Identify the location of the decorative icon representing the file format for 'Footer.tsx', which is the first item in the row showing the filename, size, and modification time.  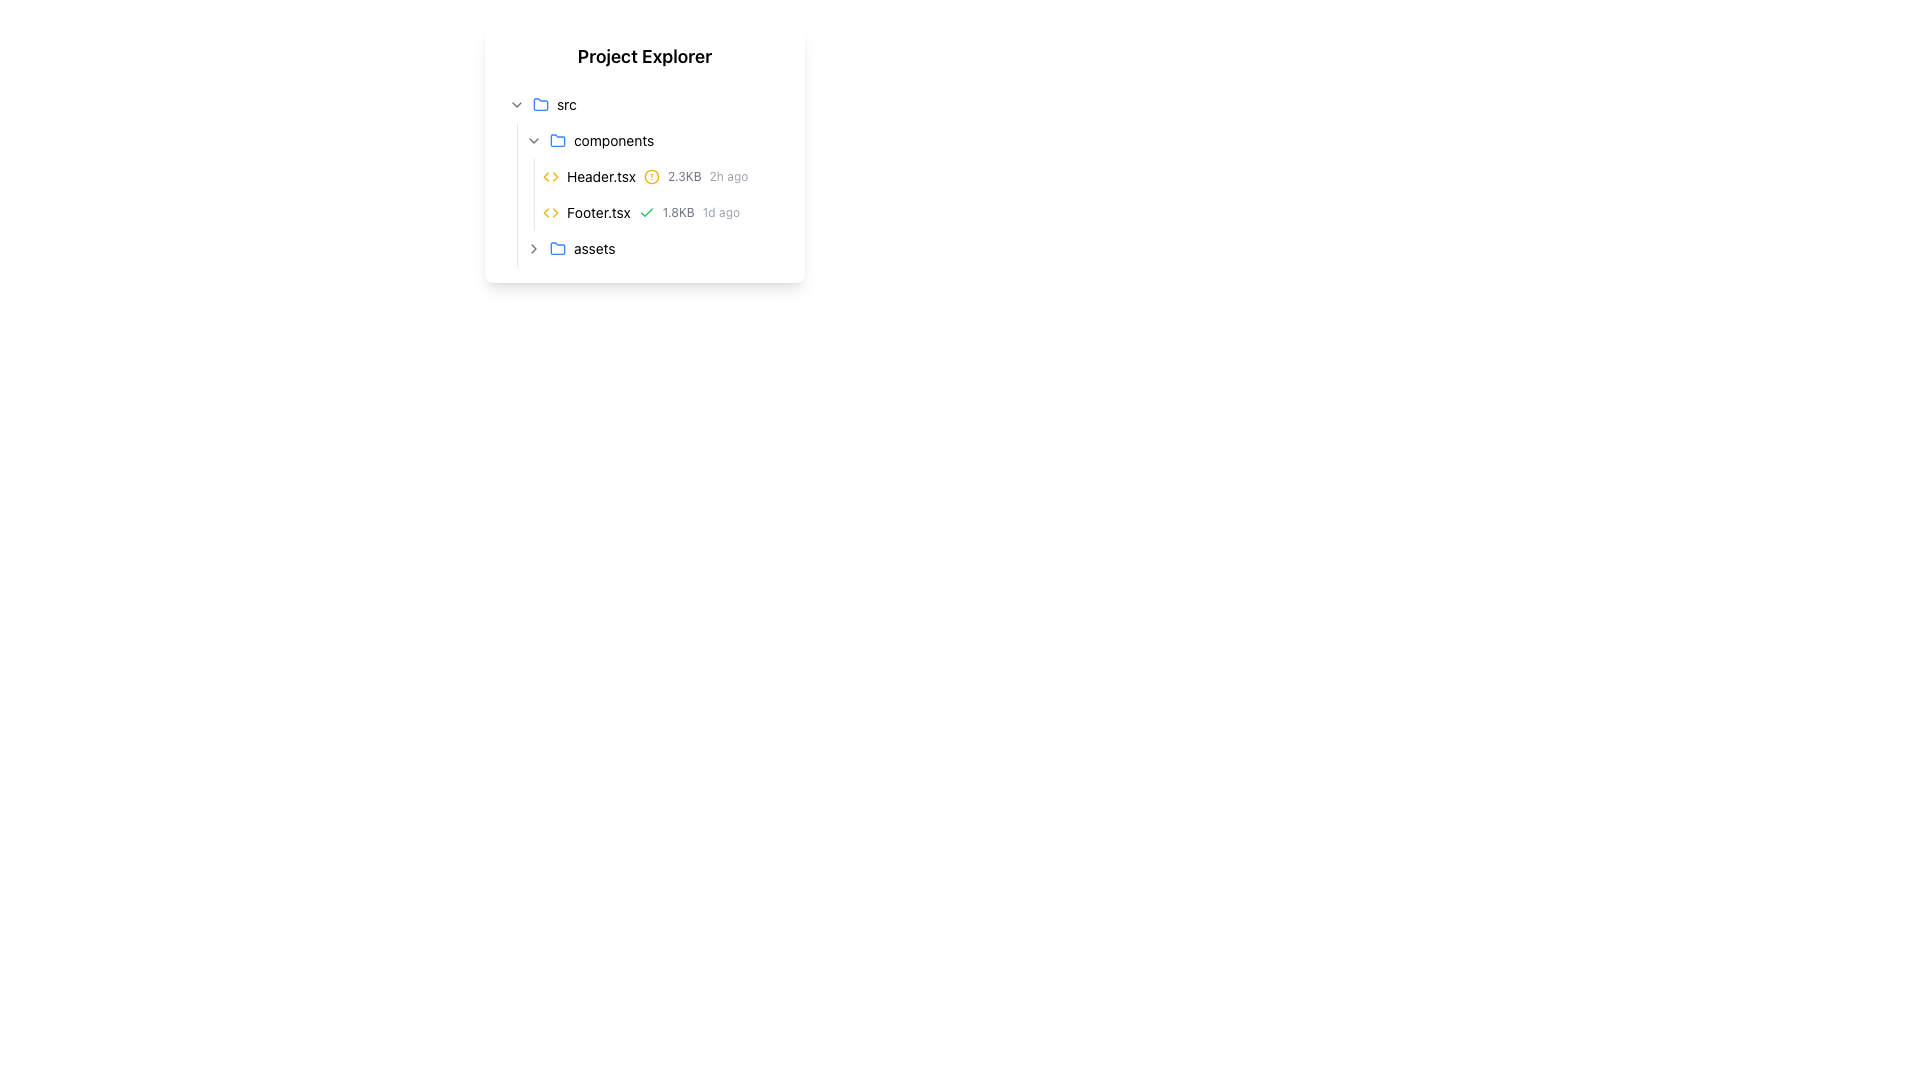
(551, 212).